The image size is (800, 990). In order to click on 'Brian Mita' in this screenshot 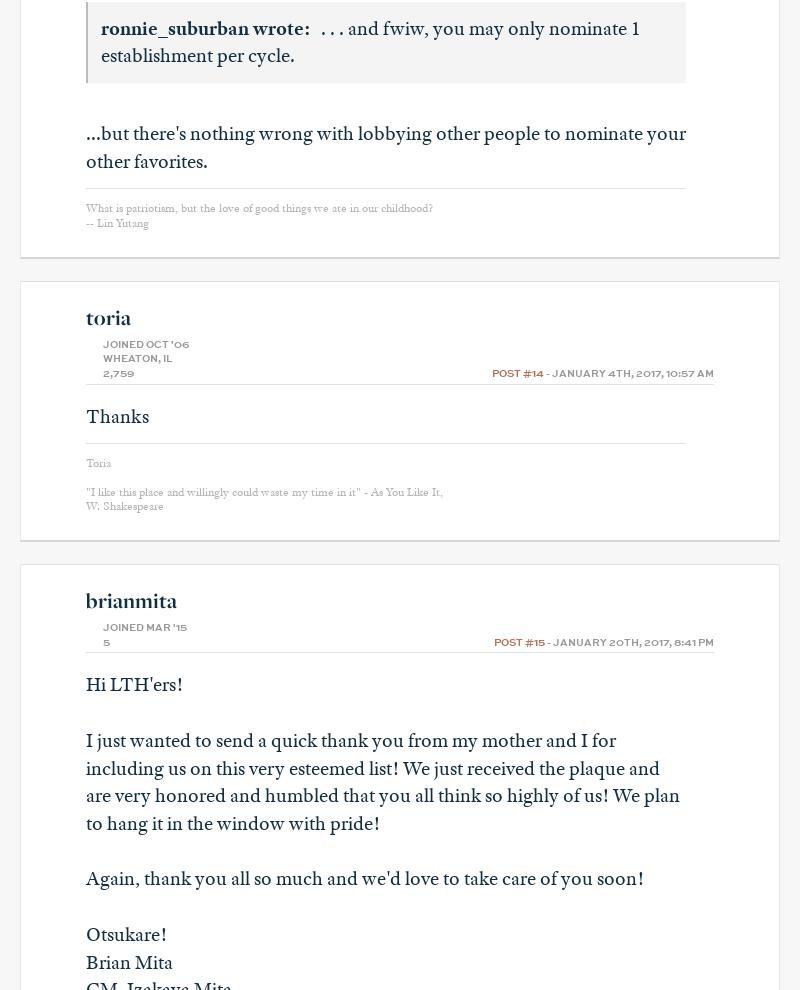, I will do `click(128, 961)`.